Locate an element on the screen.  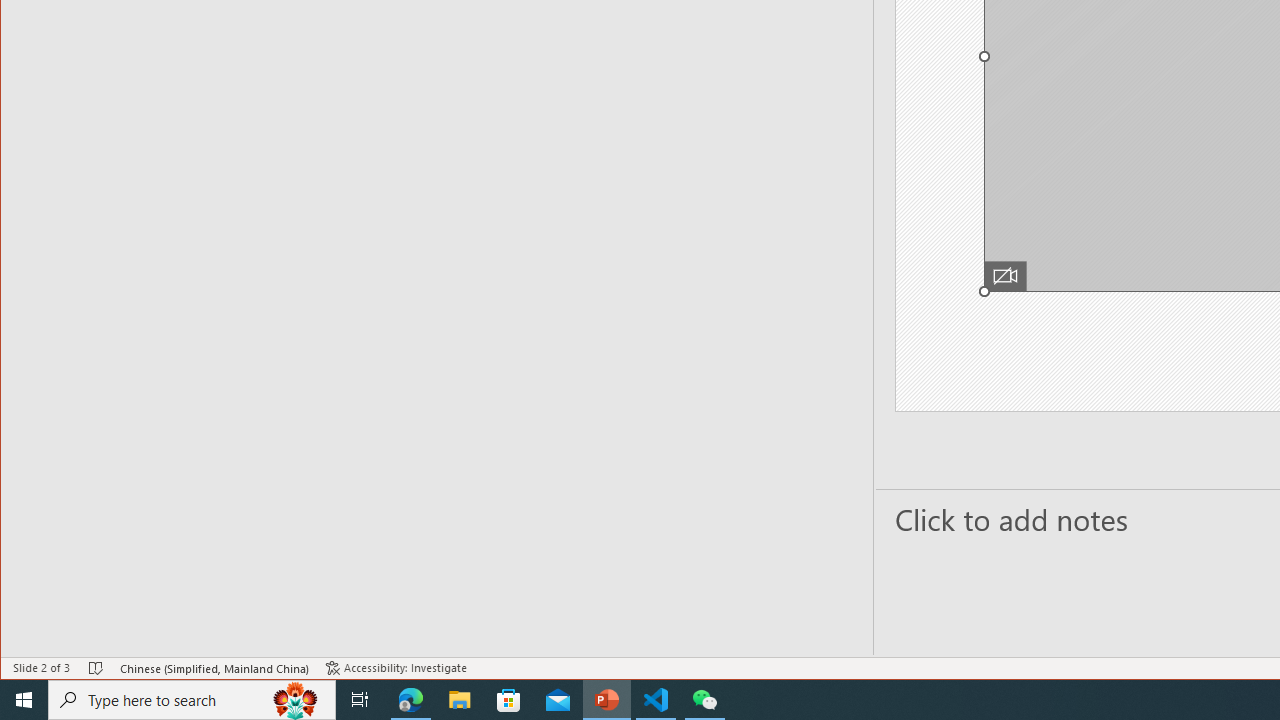
'WeChat - 1 running window' is located at coordinates (705, 698).